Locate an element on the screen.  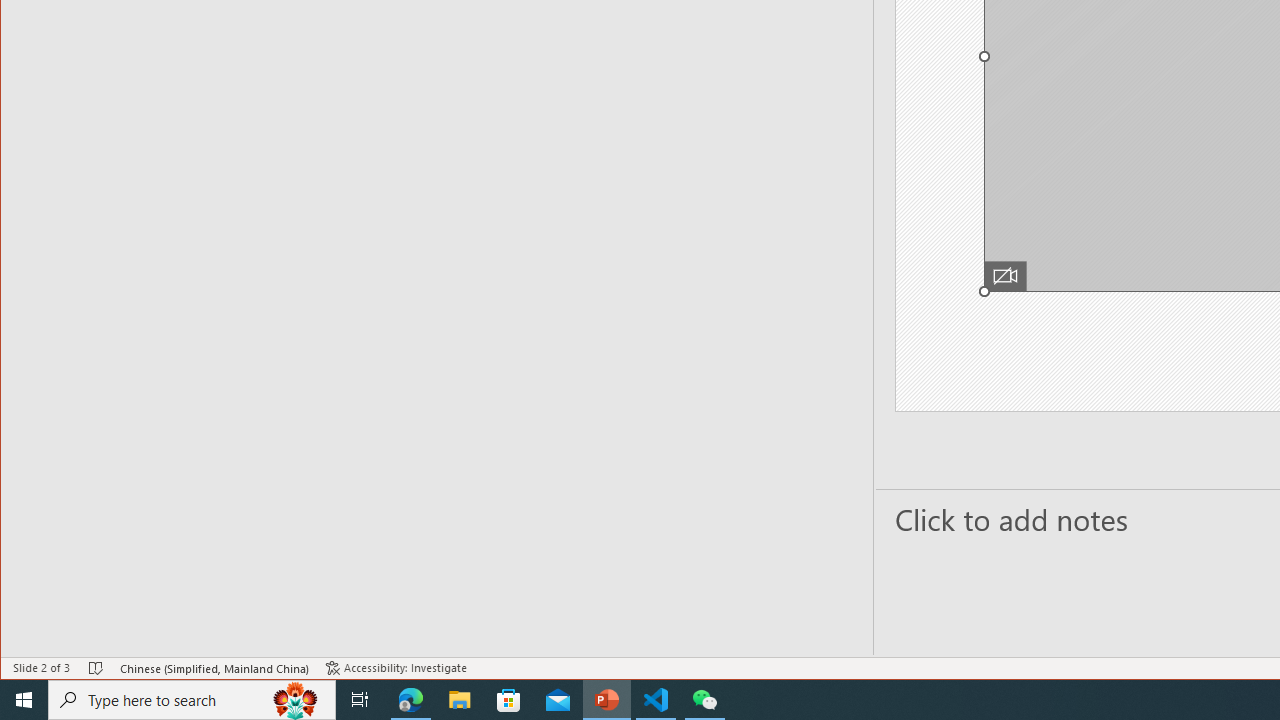
'WeChat - 1 running window' is located at coordinates (705, 698).